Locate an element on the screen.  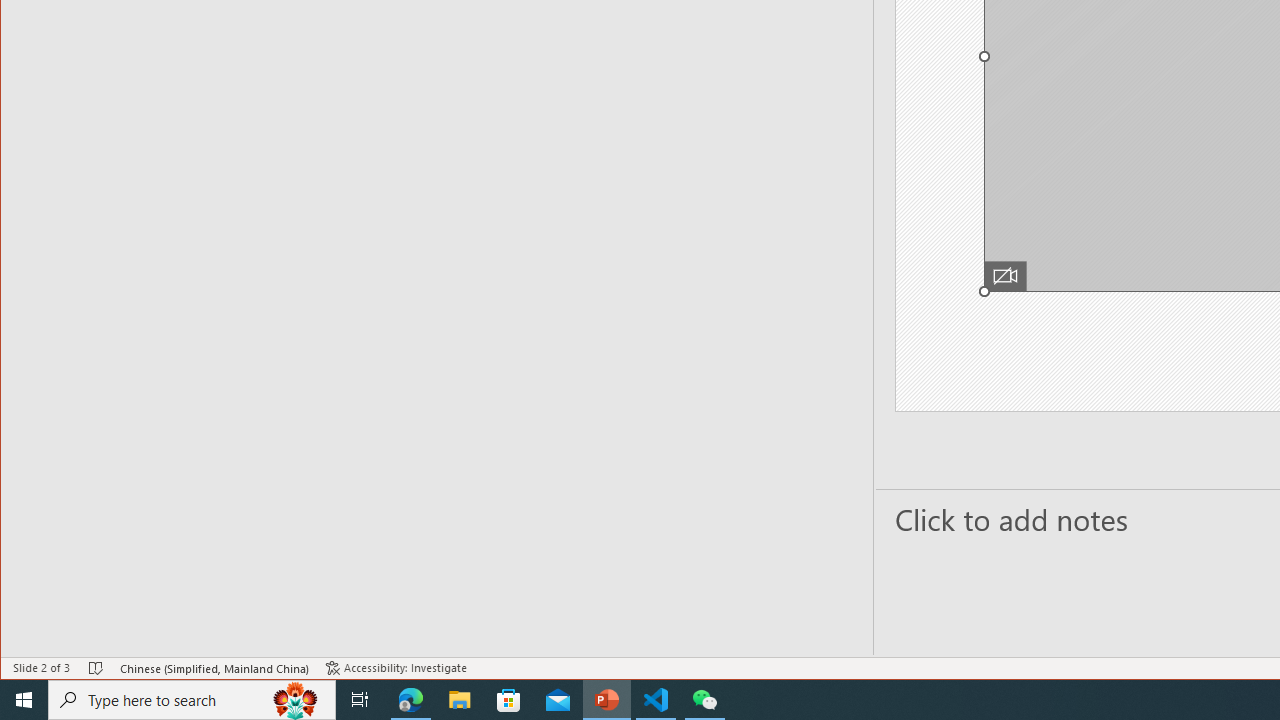
'WeChat - 1 running window' is located at coordinates (705, 698).